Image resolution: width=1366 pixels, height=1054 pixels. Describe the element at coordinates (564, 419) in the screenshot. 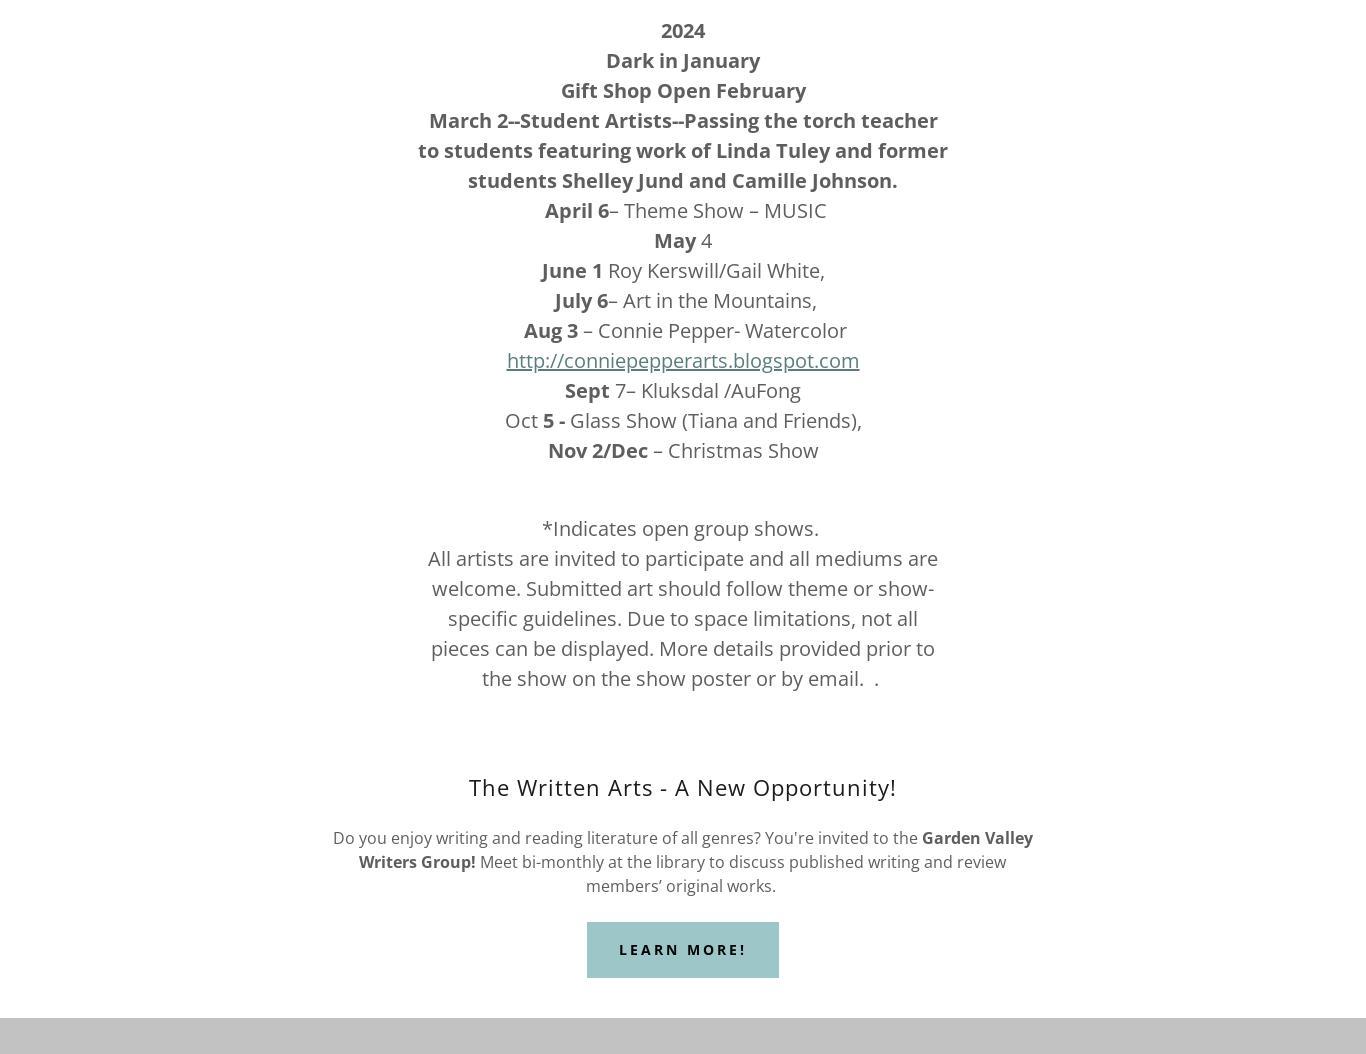

I see `'Glass Show (Tiana and Friends),'` at that location.